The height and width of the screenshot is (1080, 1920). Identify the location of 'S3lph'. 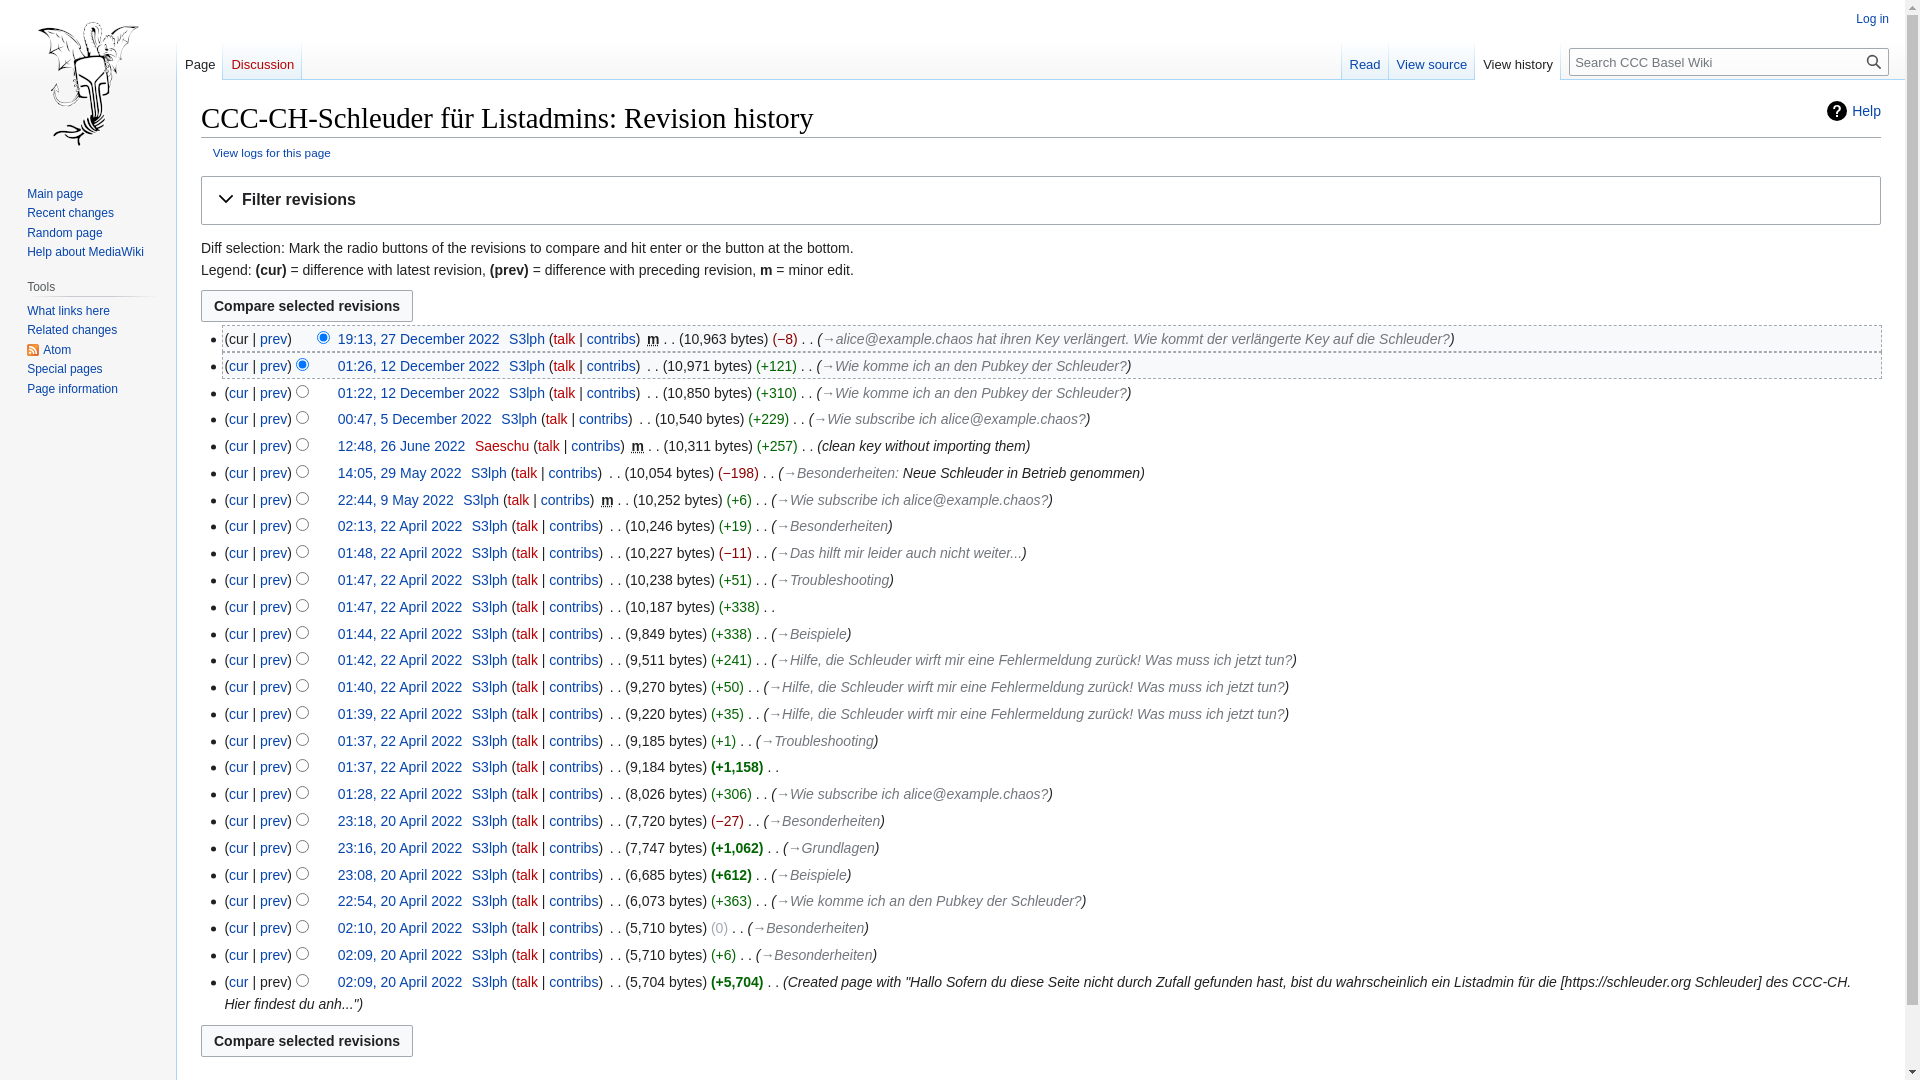
(508, 338).